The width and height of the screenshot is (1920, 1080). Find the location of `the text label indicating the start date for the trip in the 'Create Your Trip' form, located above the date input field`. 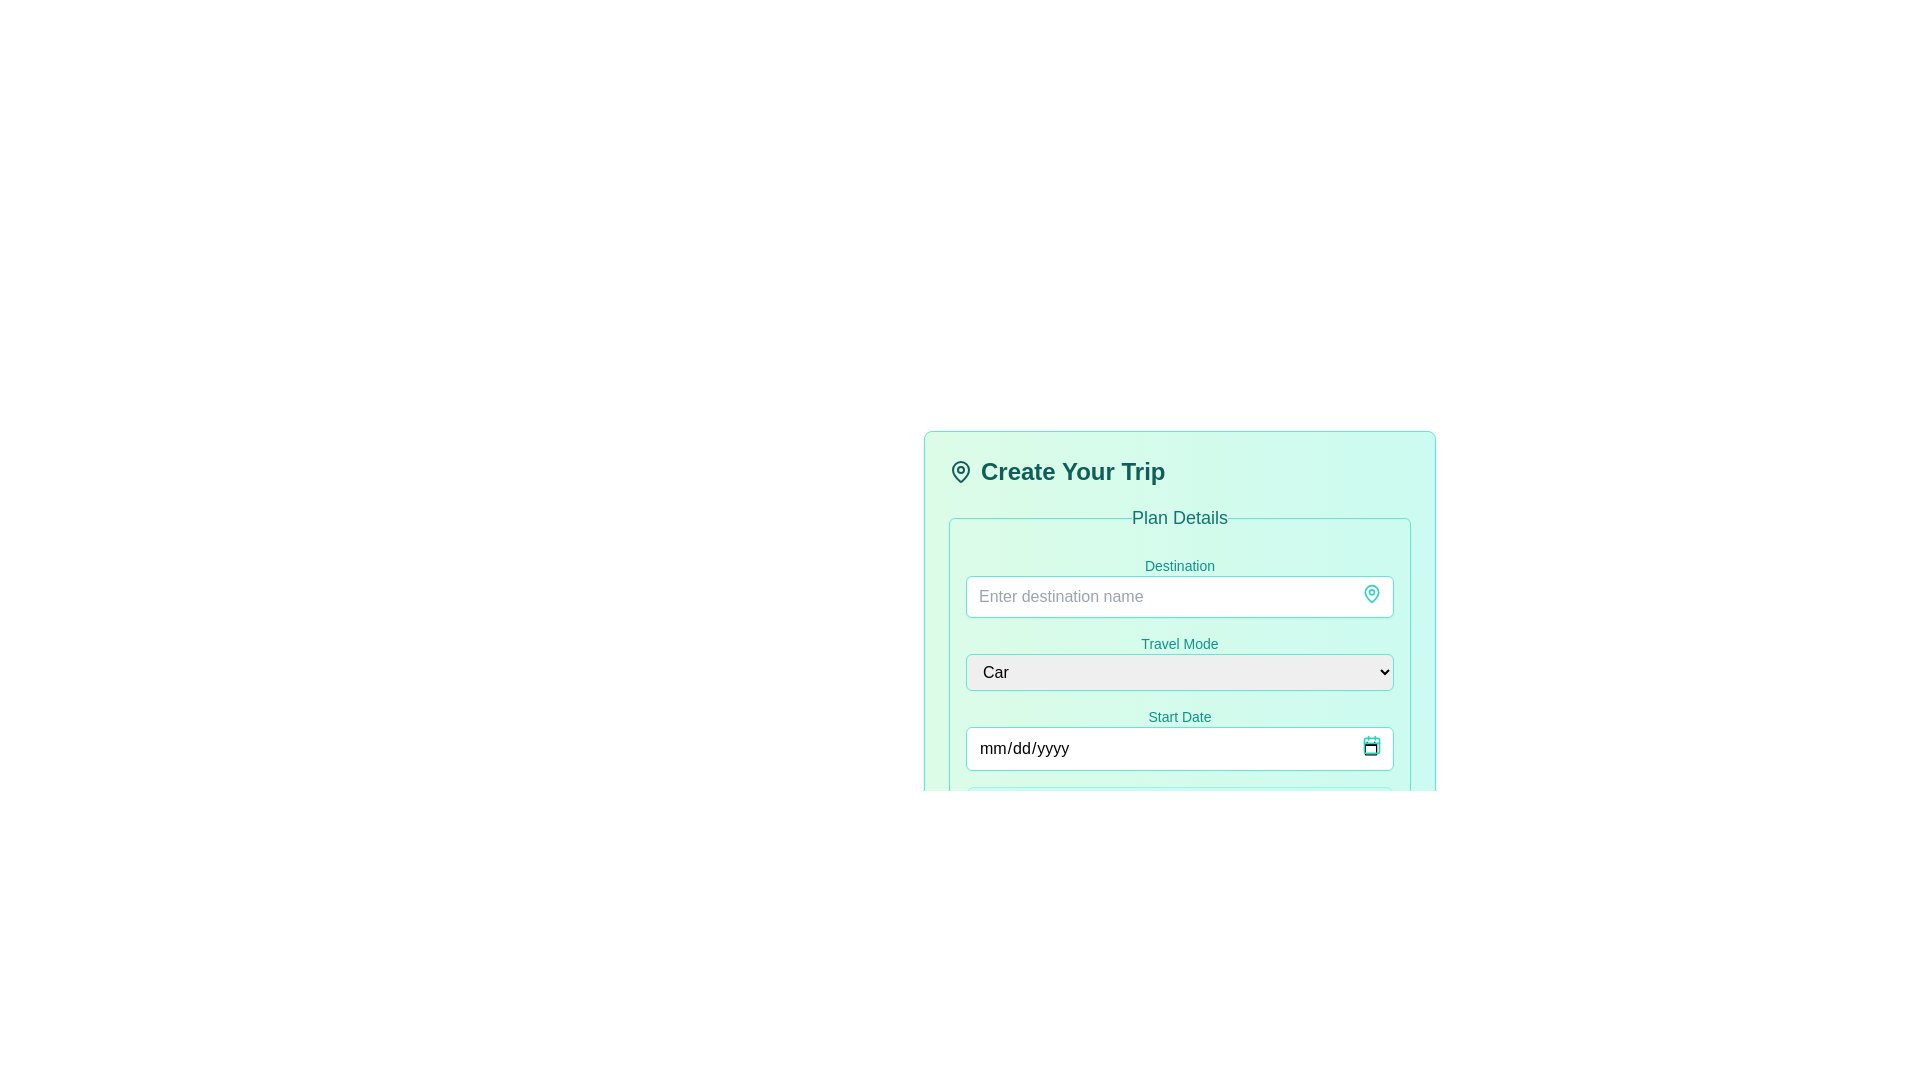

the text label indicating the start date for the trip in the 'Create Your Trip' form, located above the date input field is located at coordinates (1180, 716).